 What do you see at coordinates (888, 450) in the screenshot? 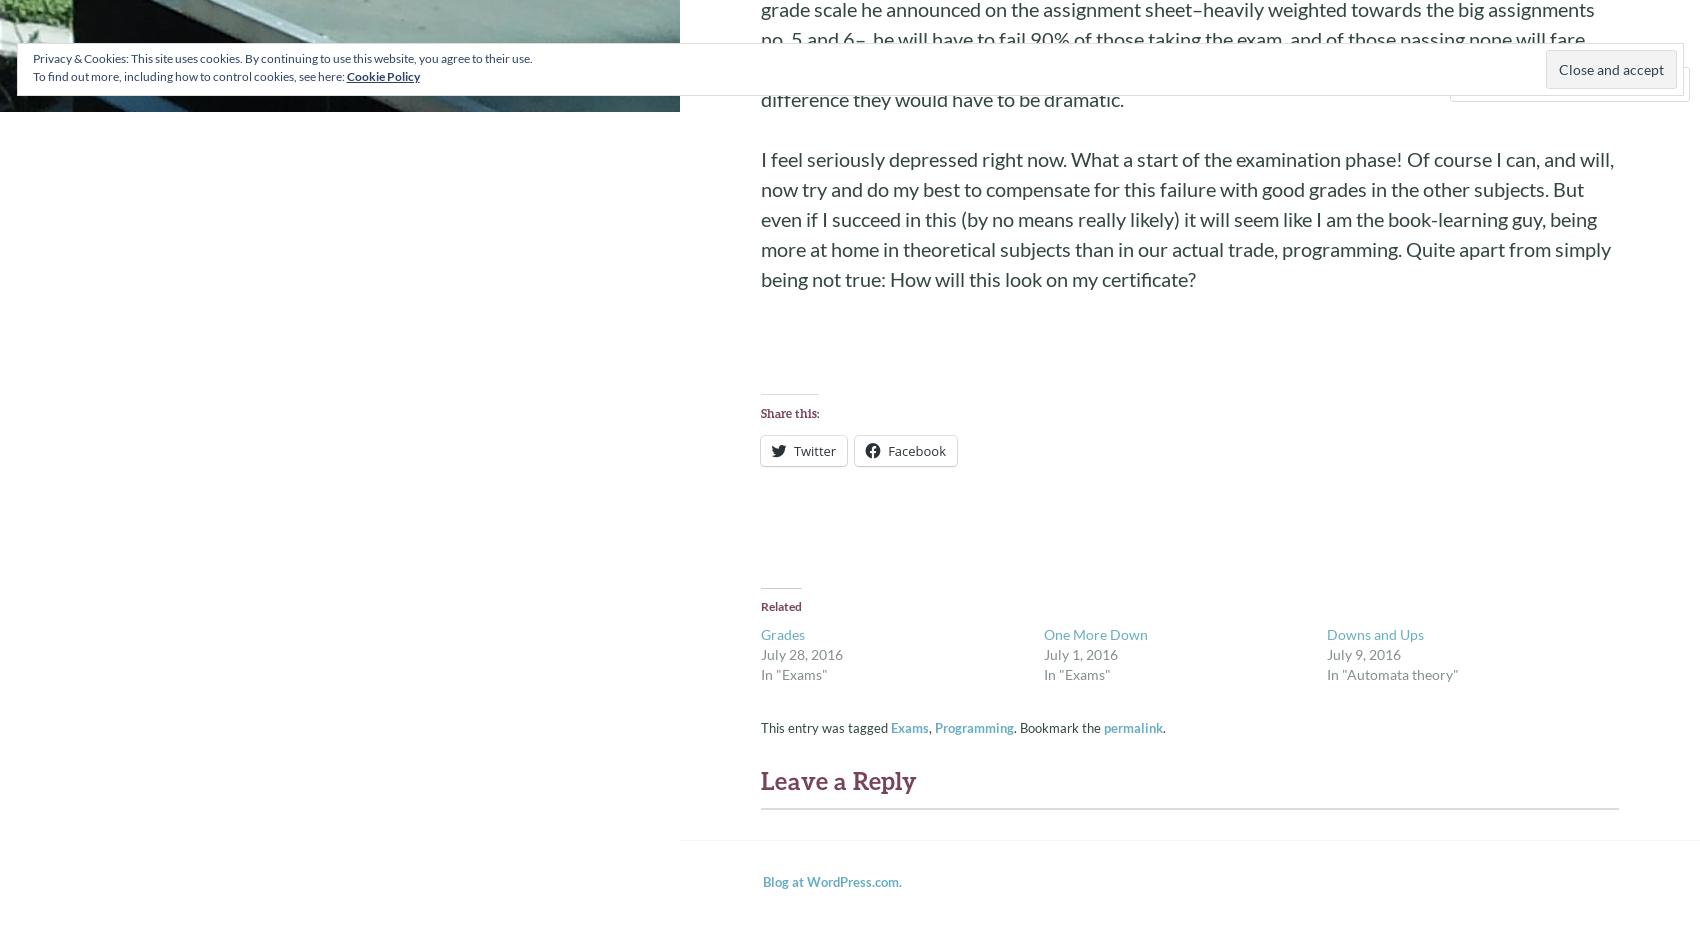
I see `'Facebook'` at bounding box center [888, 450].